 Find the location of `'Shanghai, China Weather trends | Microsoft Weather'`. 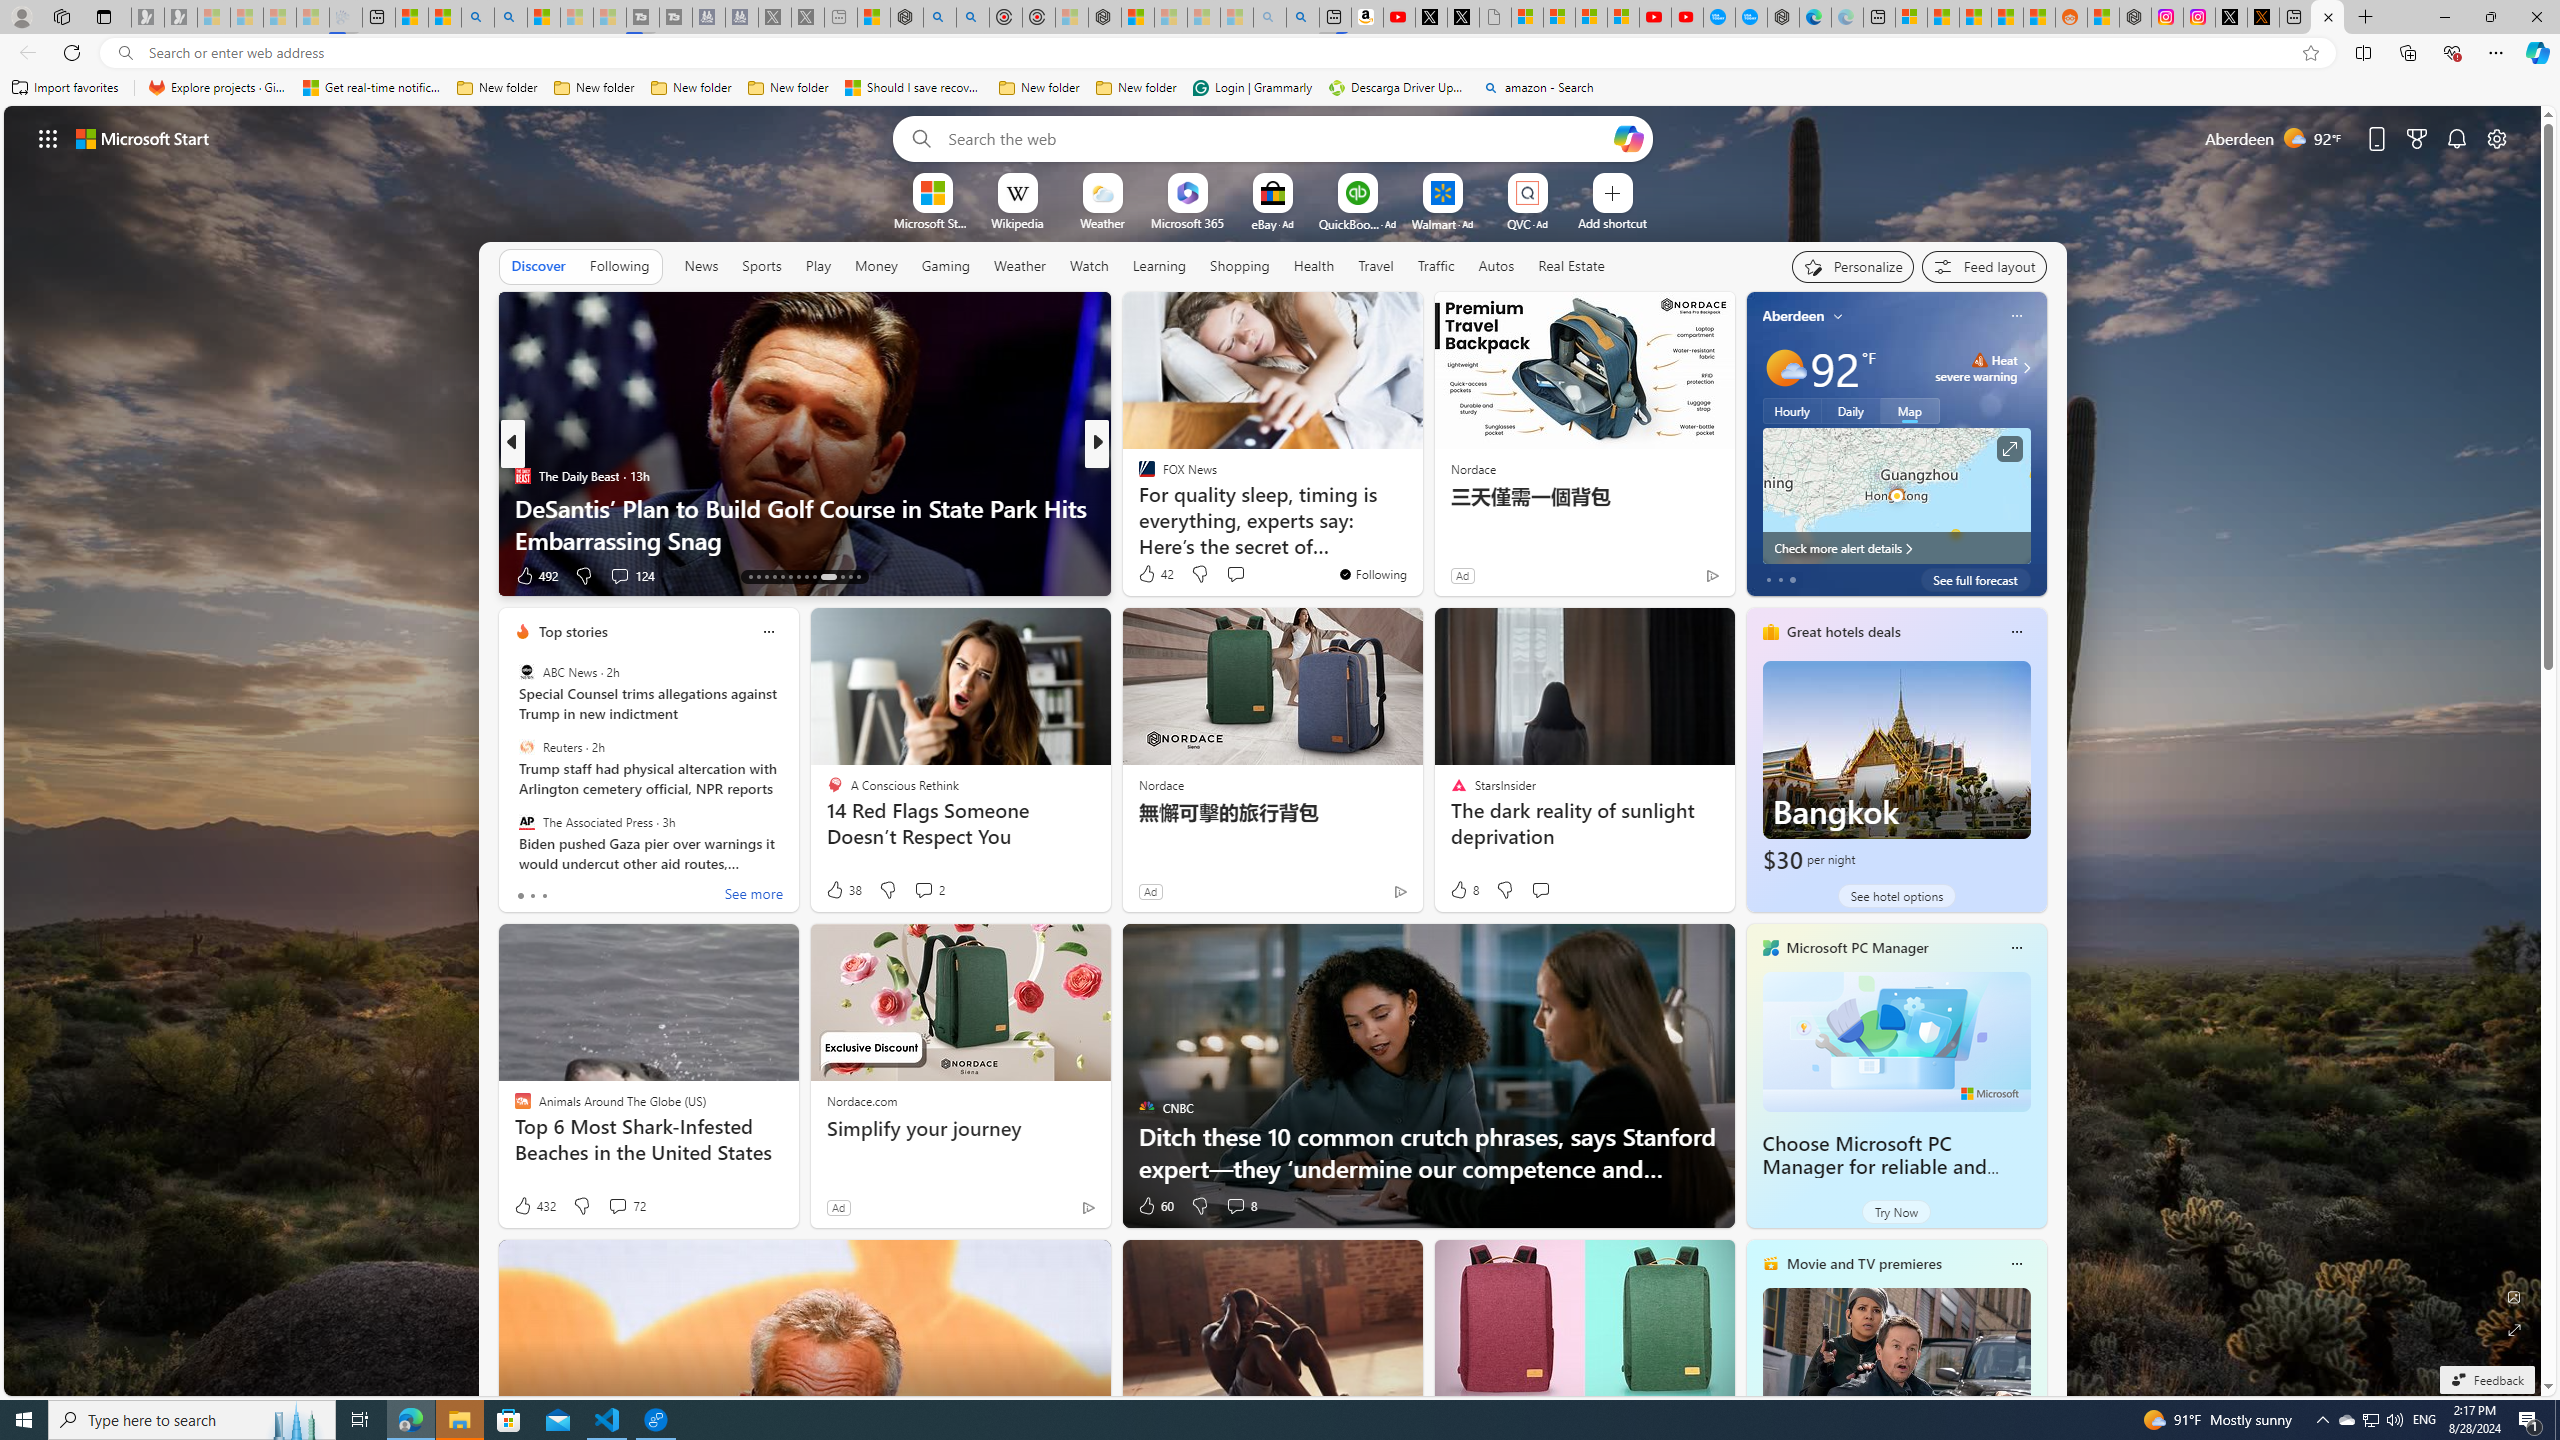

'Shanghai, China Weather trends | Microsoft Weather' is located at coordinates (2038, 16).